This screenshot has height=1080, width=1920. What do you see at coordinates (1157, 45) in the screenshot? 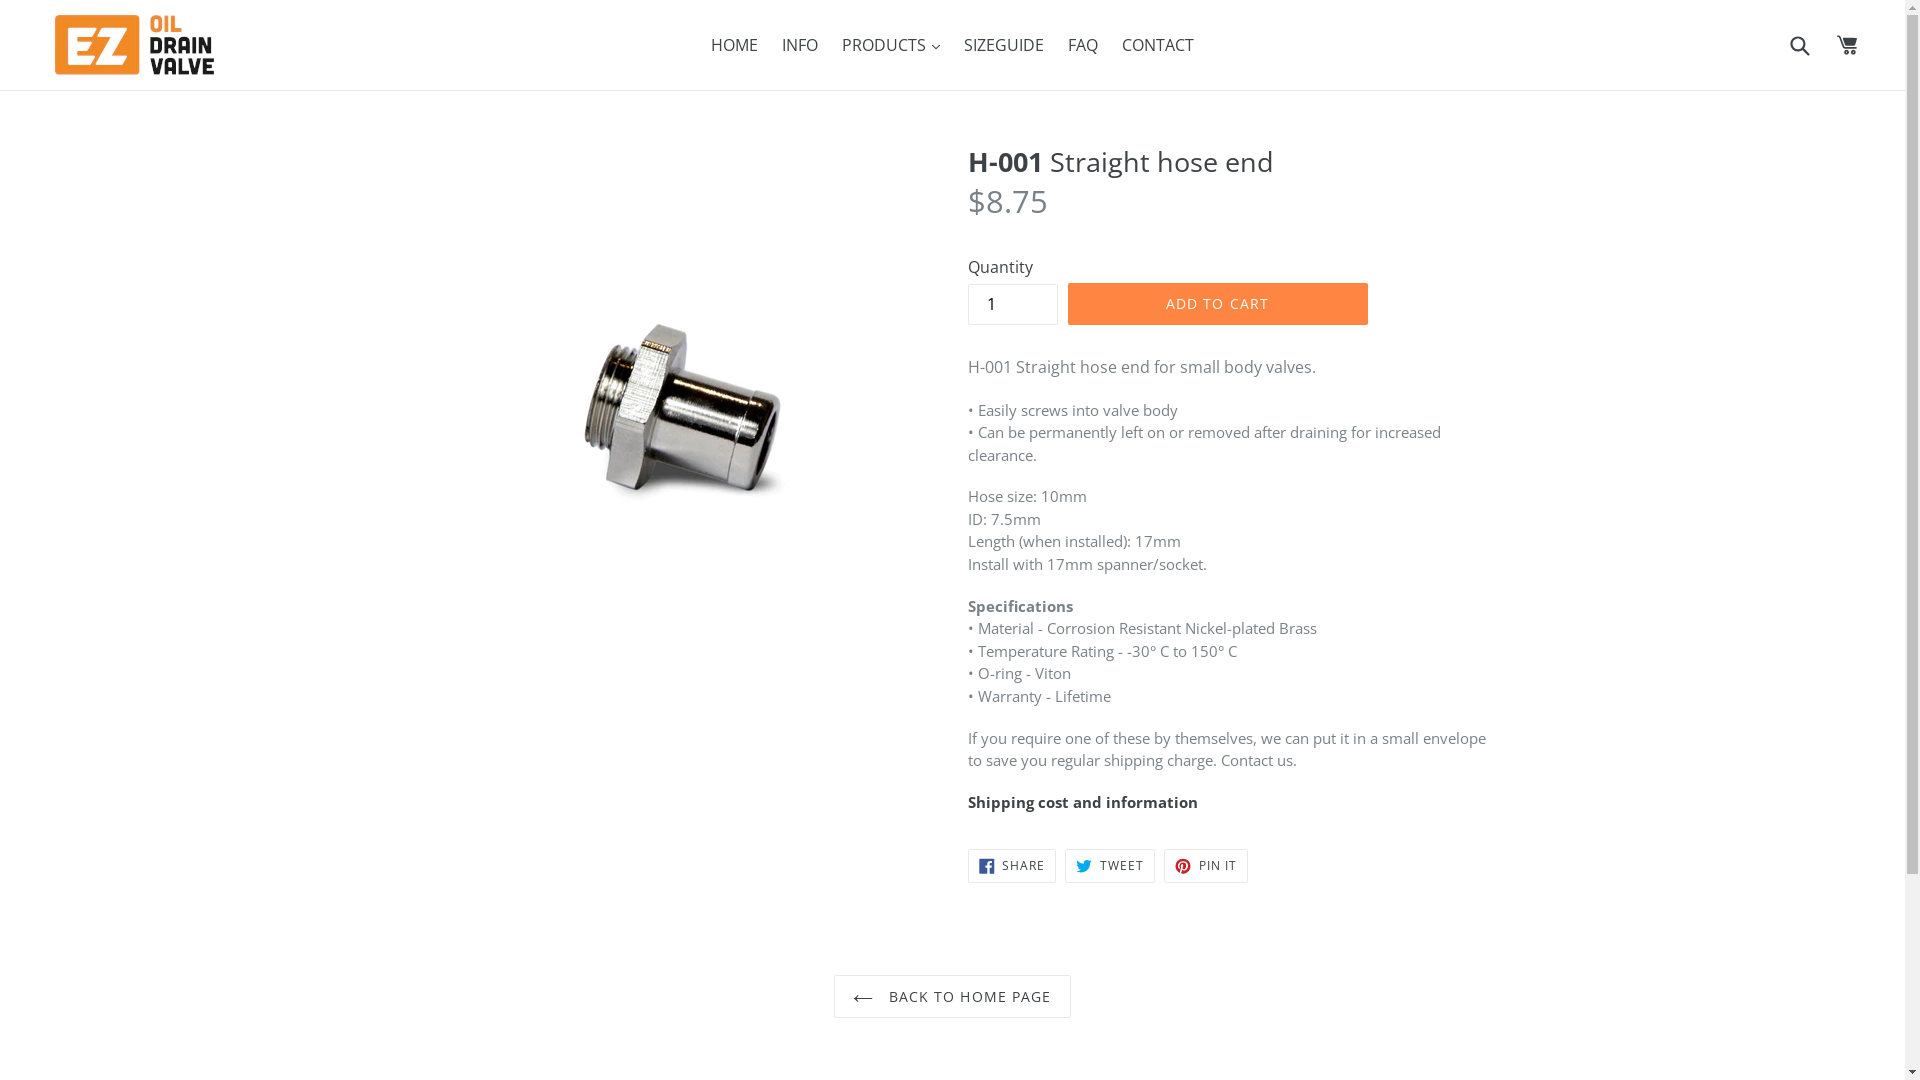
I see `'CONTACT'` at bounding box center [1157, 45].